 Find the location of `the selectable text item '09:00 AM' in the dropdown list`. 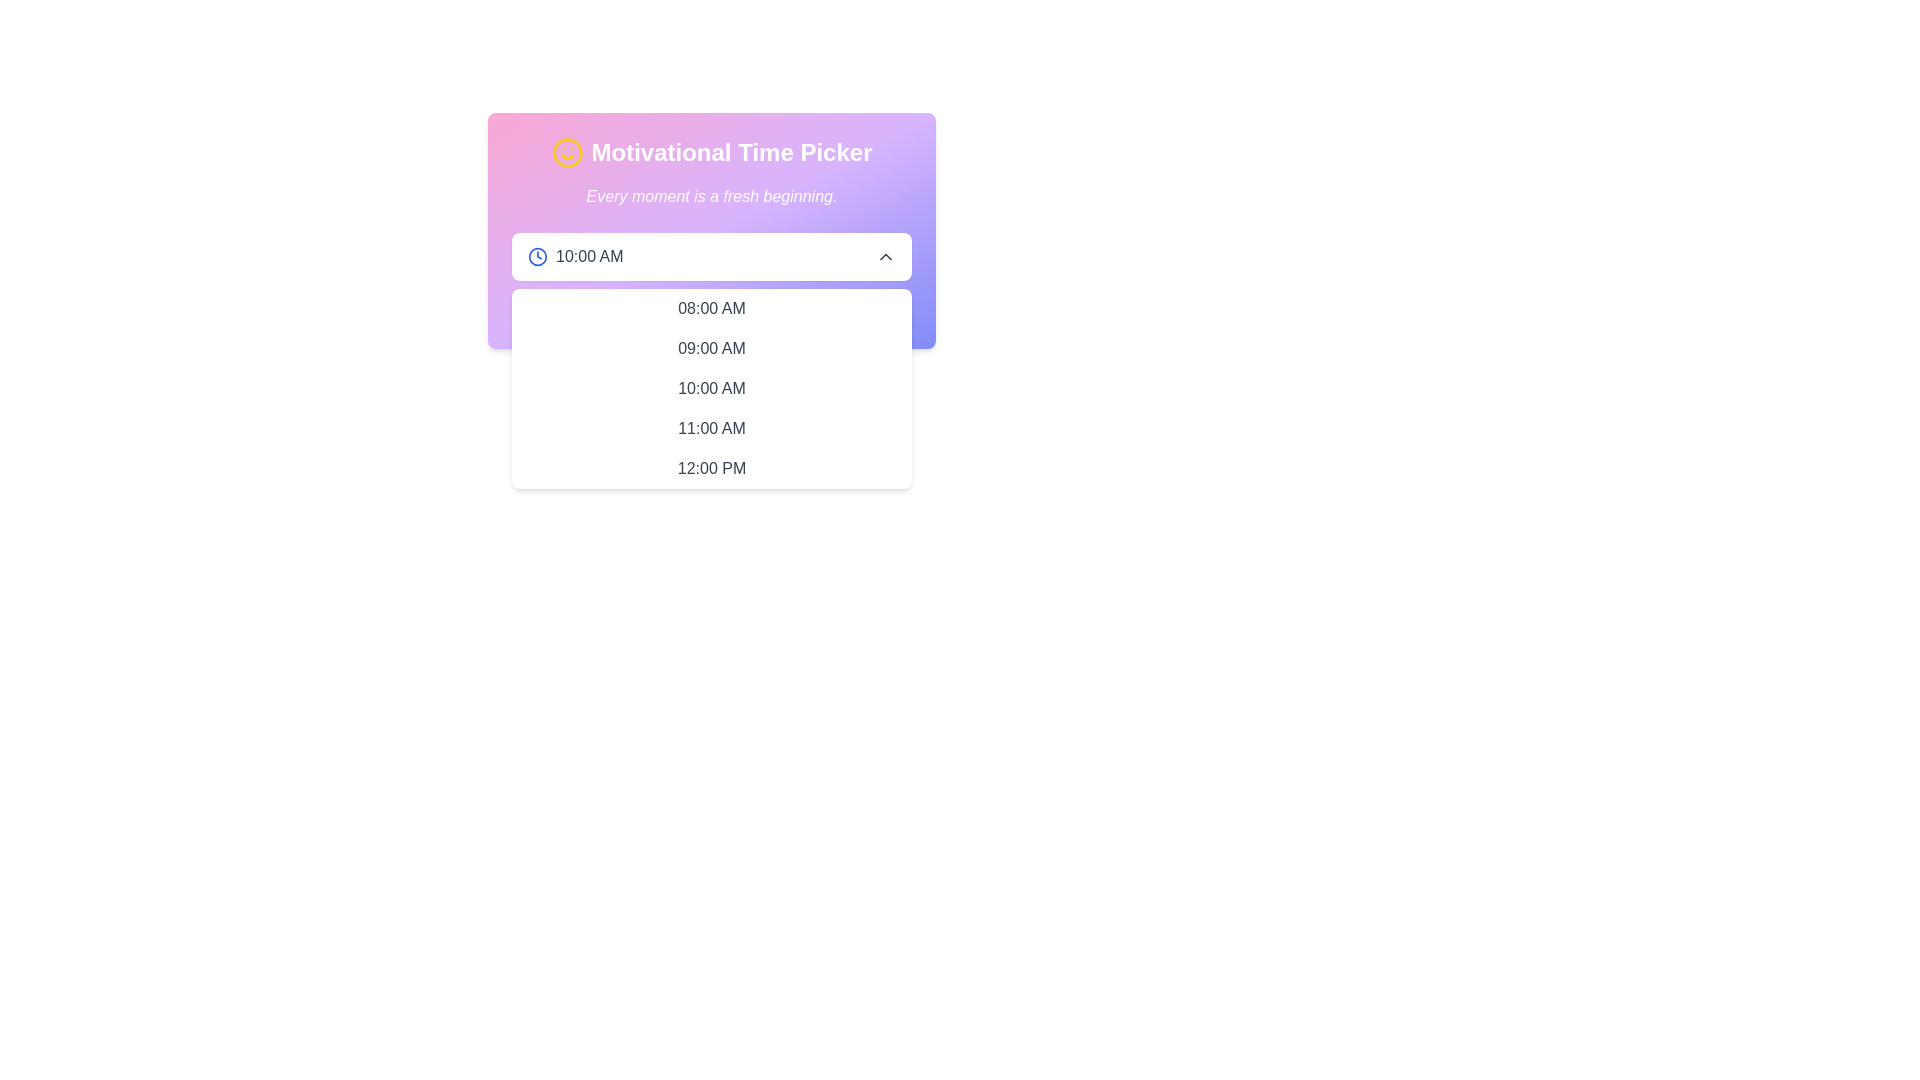

the selectable text item '09:00 AM' in the dropdown list is located at coordinates (711, 347).